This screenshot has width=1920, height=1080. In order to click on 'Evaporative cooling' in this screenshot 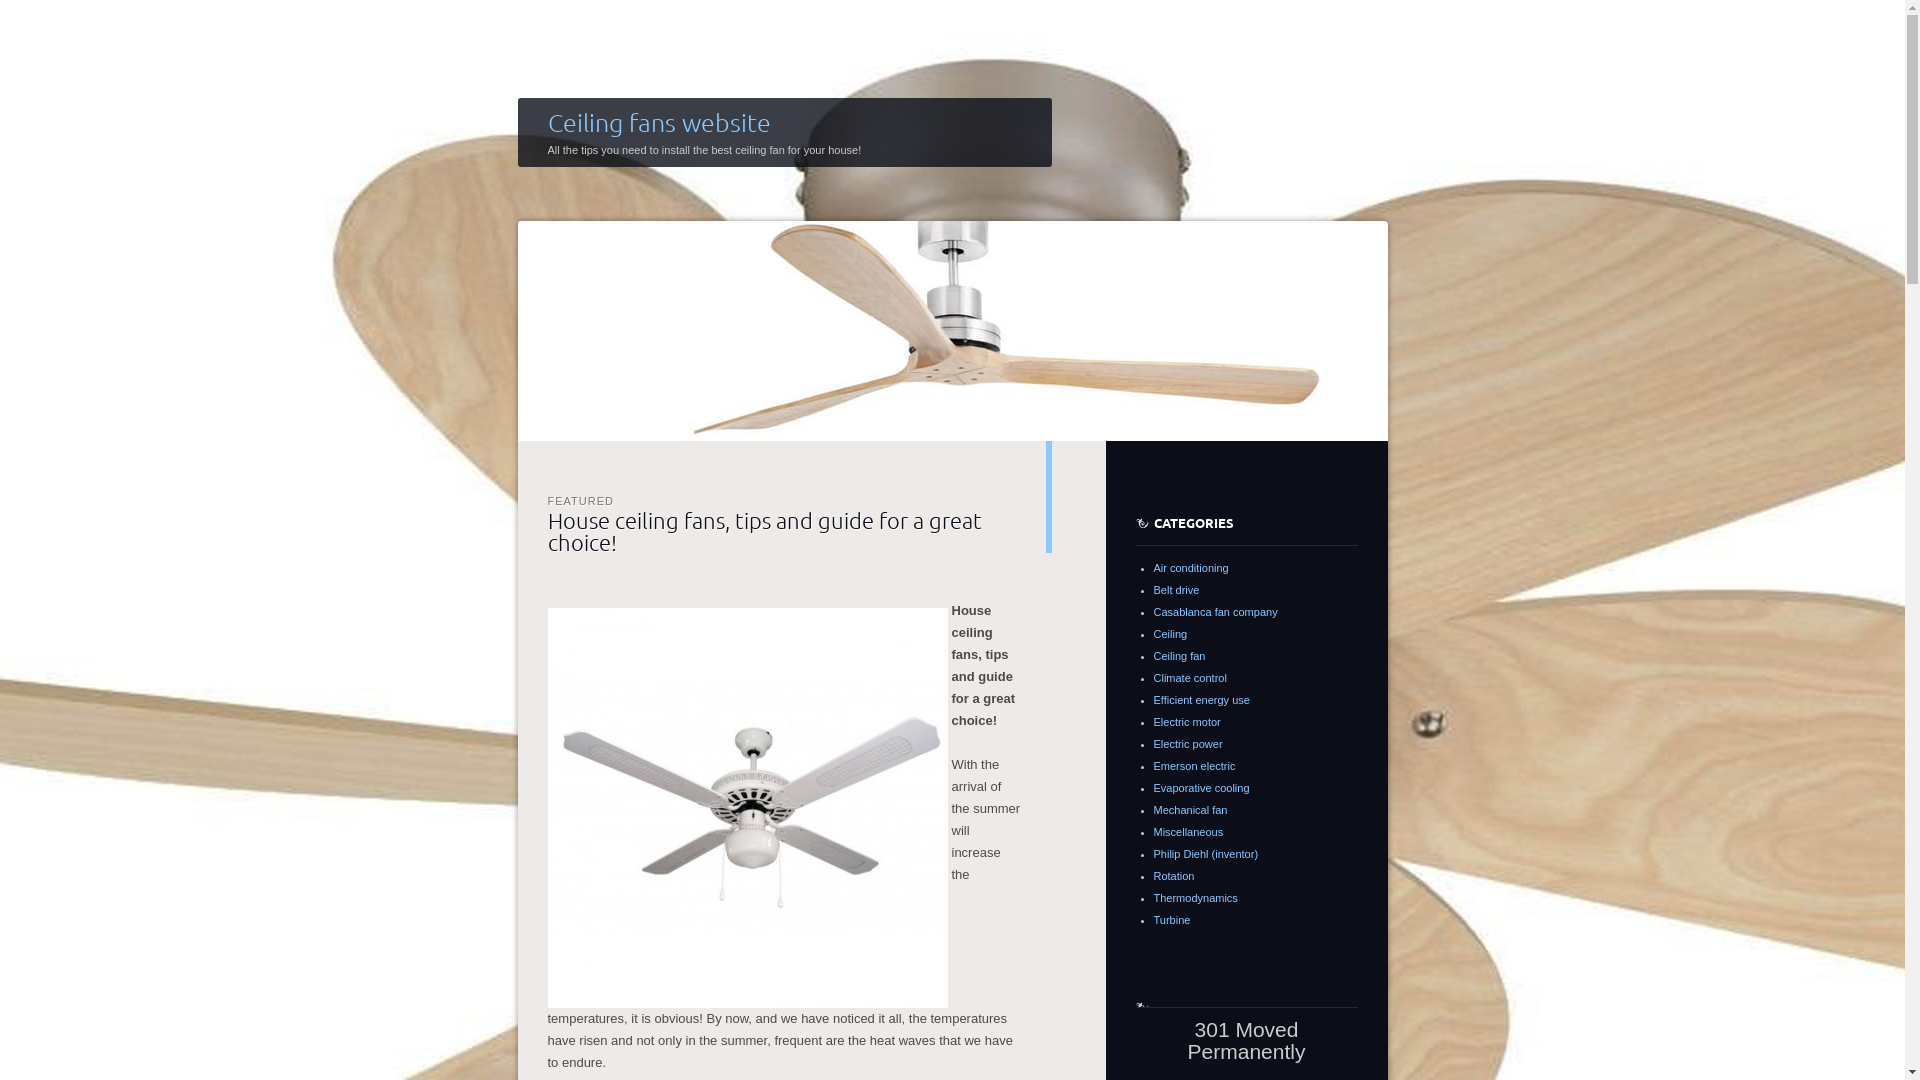, I will do `click(1153, 786)`.